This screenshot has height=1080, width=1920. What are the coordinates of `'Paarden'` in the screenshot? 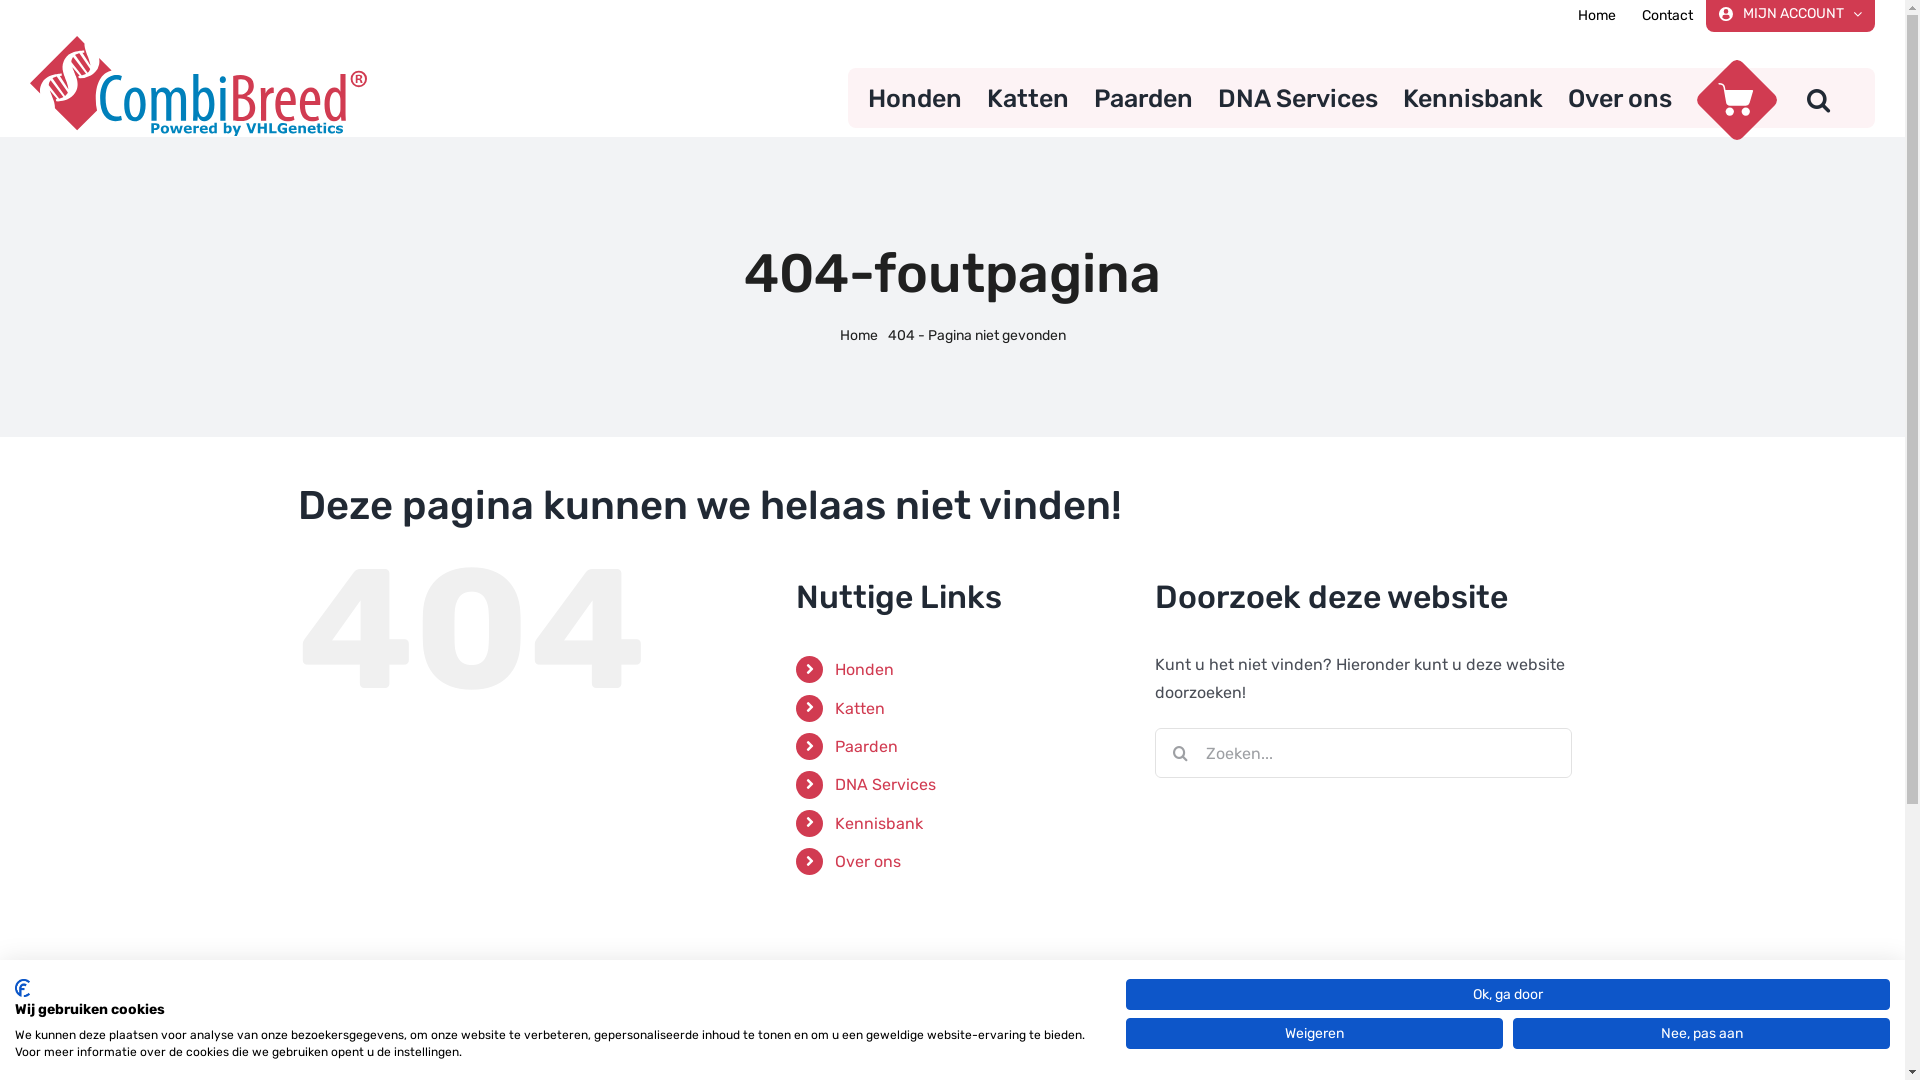 It's located at (1143, 97).